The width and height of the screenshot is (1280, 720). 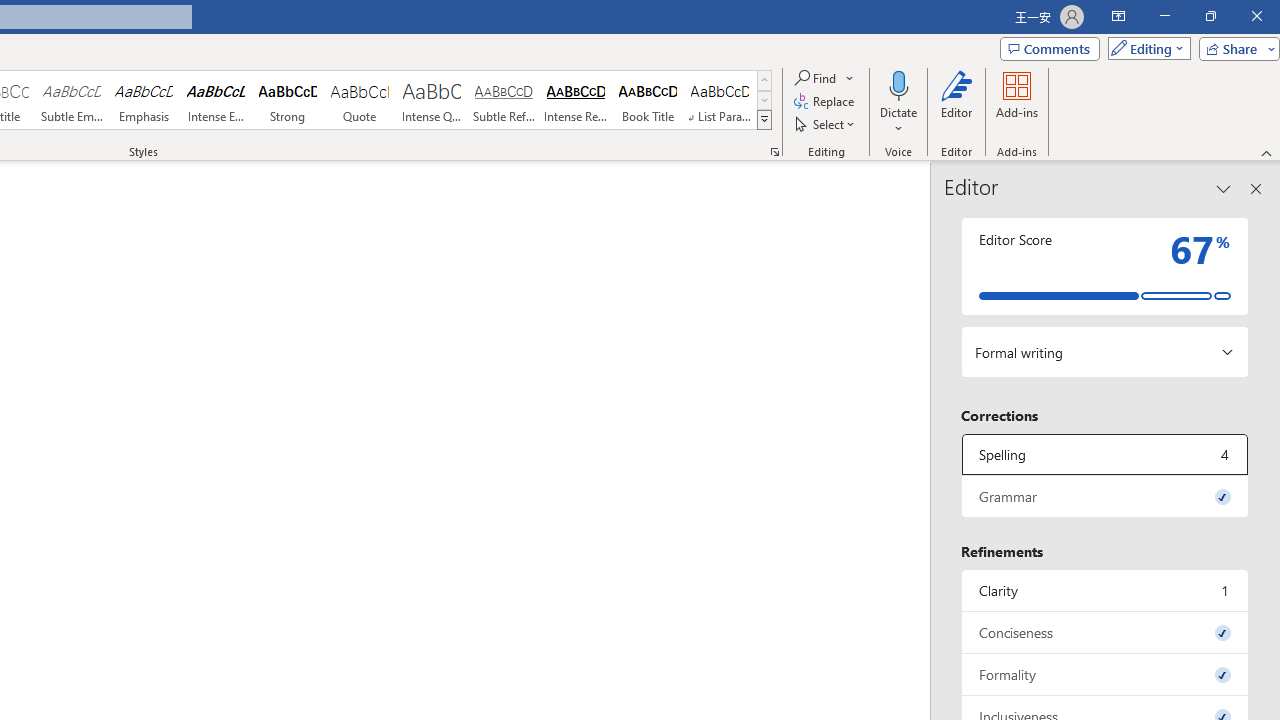 What do you see at coordinates (575, 100) in the screenshot?
I see `'Intense Reference'` at bounding box center [575, 100].